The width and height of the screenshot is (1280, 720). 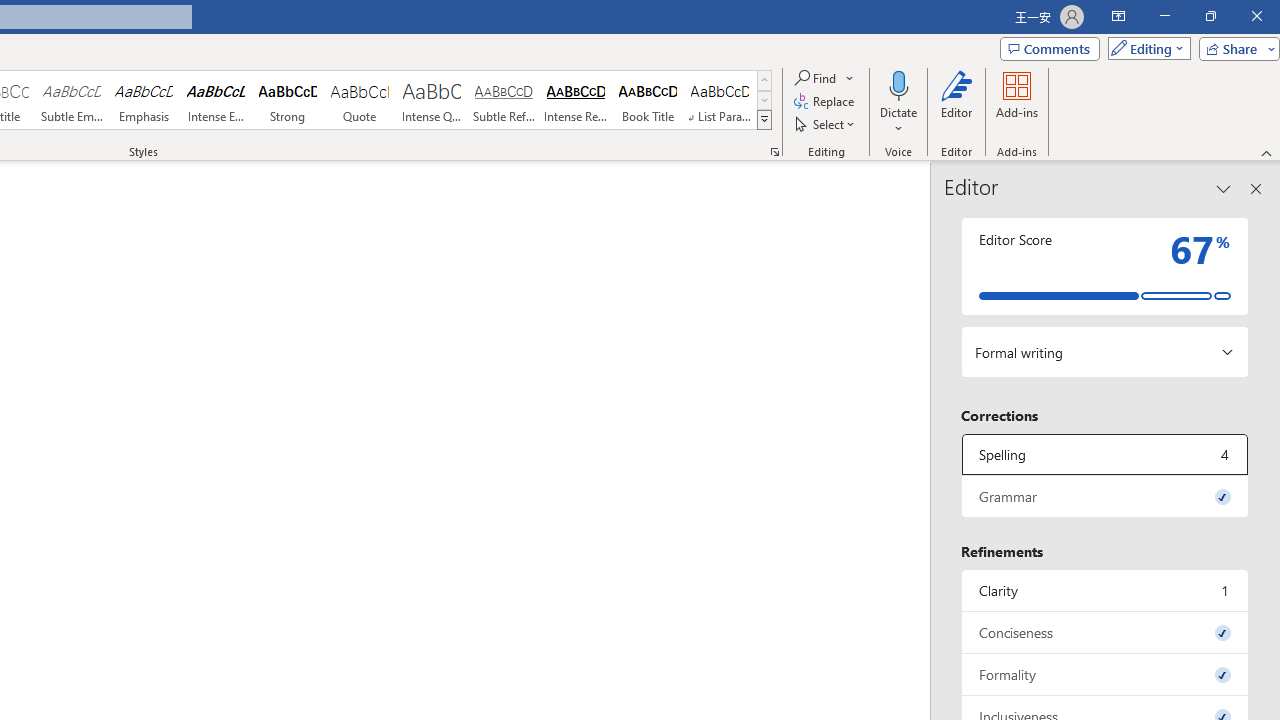 What do you see at coordinates (575, 100) in the screenshot?
I see `'Intense Reference'` at bounding box center [575, 100].